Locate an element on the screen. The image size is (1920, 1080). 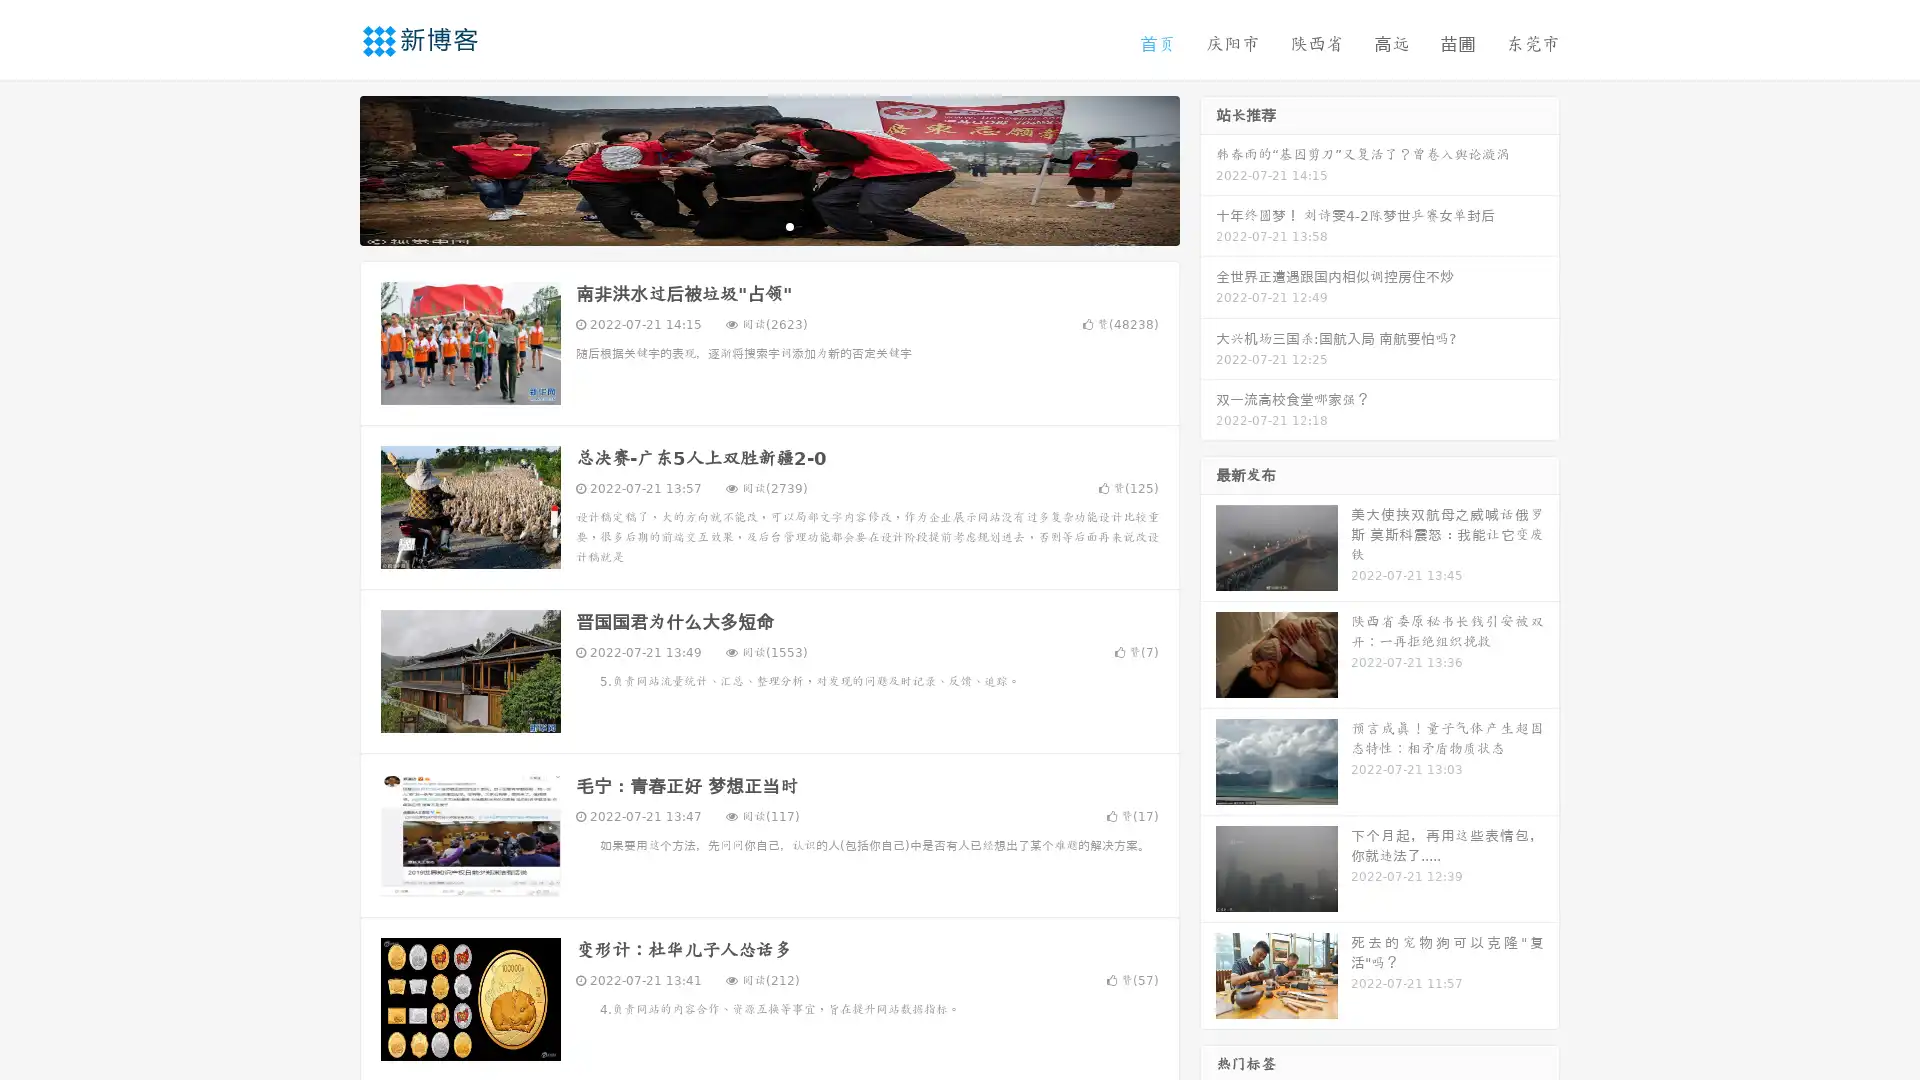
Go to slide 3 is located at coordinates (789, 225).